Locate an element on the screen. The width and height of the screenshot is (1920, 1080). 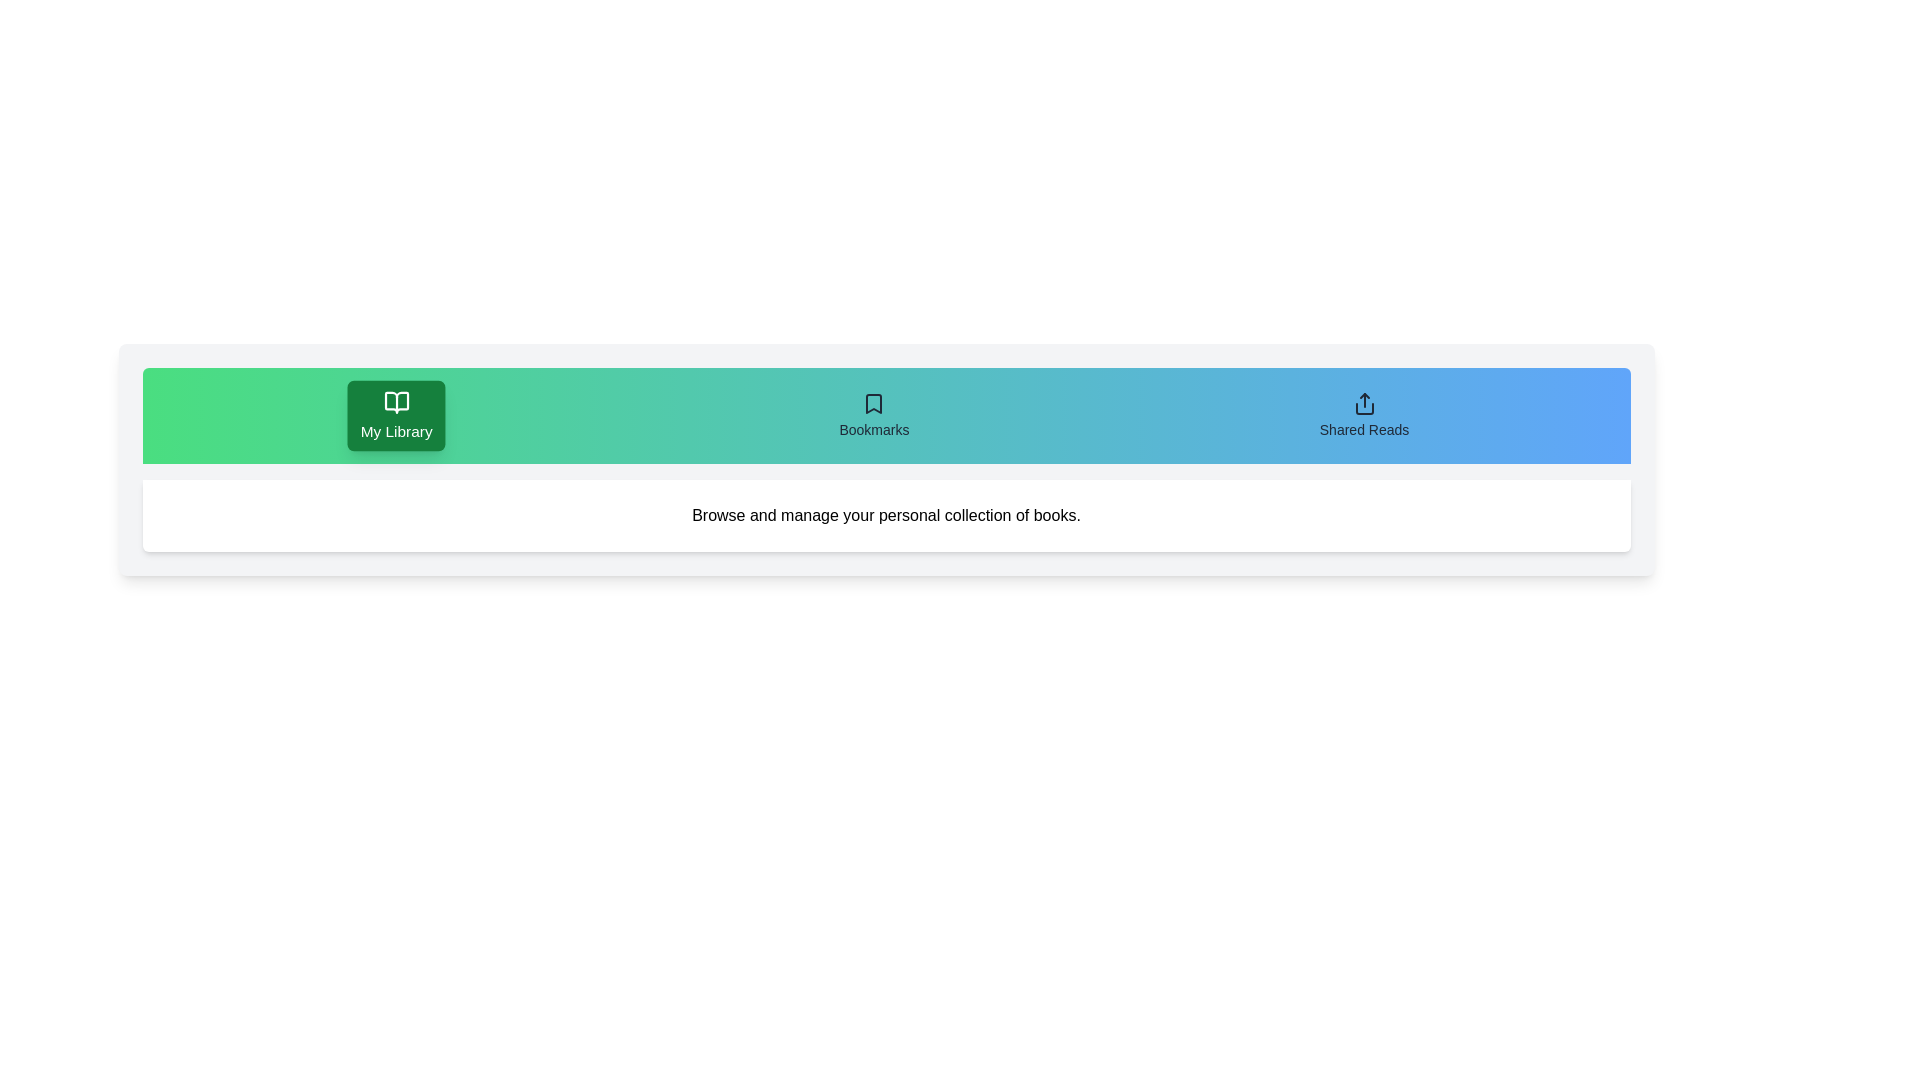
the tab labeled Shared Reads to observe its hover effect is located at coordinates (1362, 415).